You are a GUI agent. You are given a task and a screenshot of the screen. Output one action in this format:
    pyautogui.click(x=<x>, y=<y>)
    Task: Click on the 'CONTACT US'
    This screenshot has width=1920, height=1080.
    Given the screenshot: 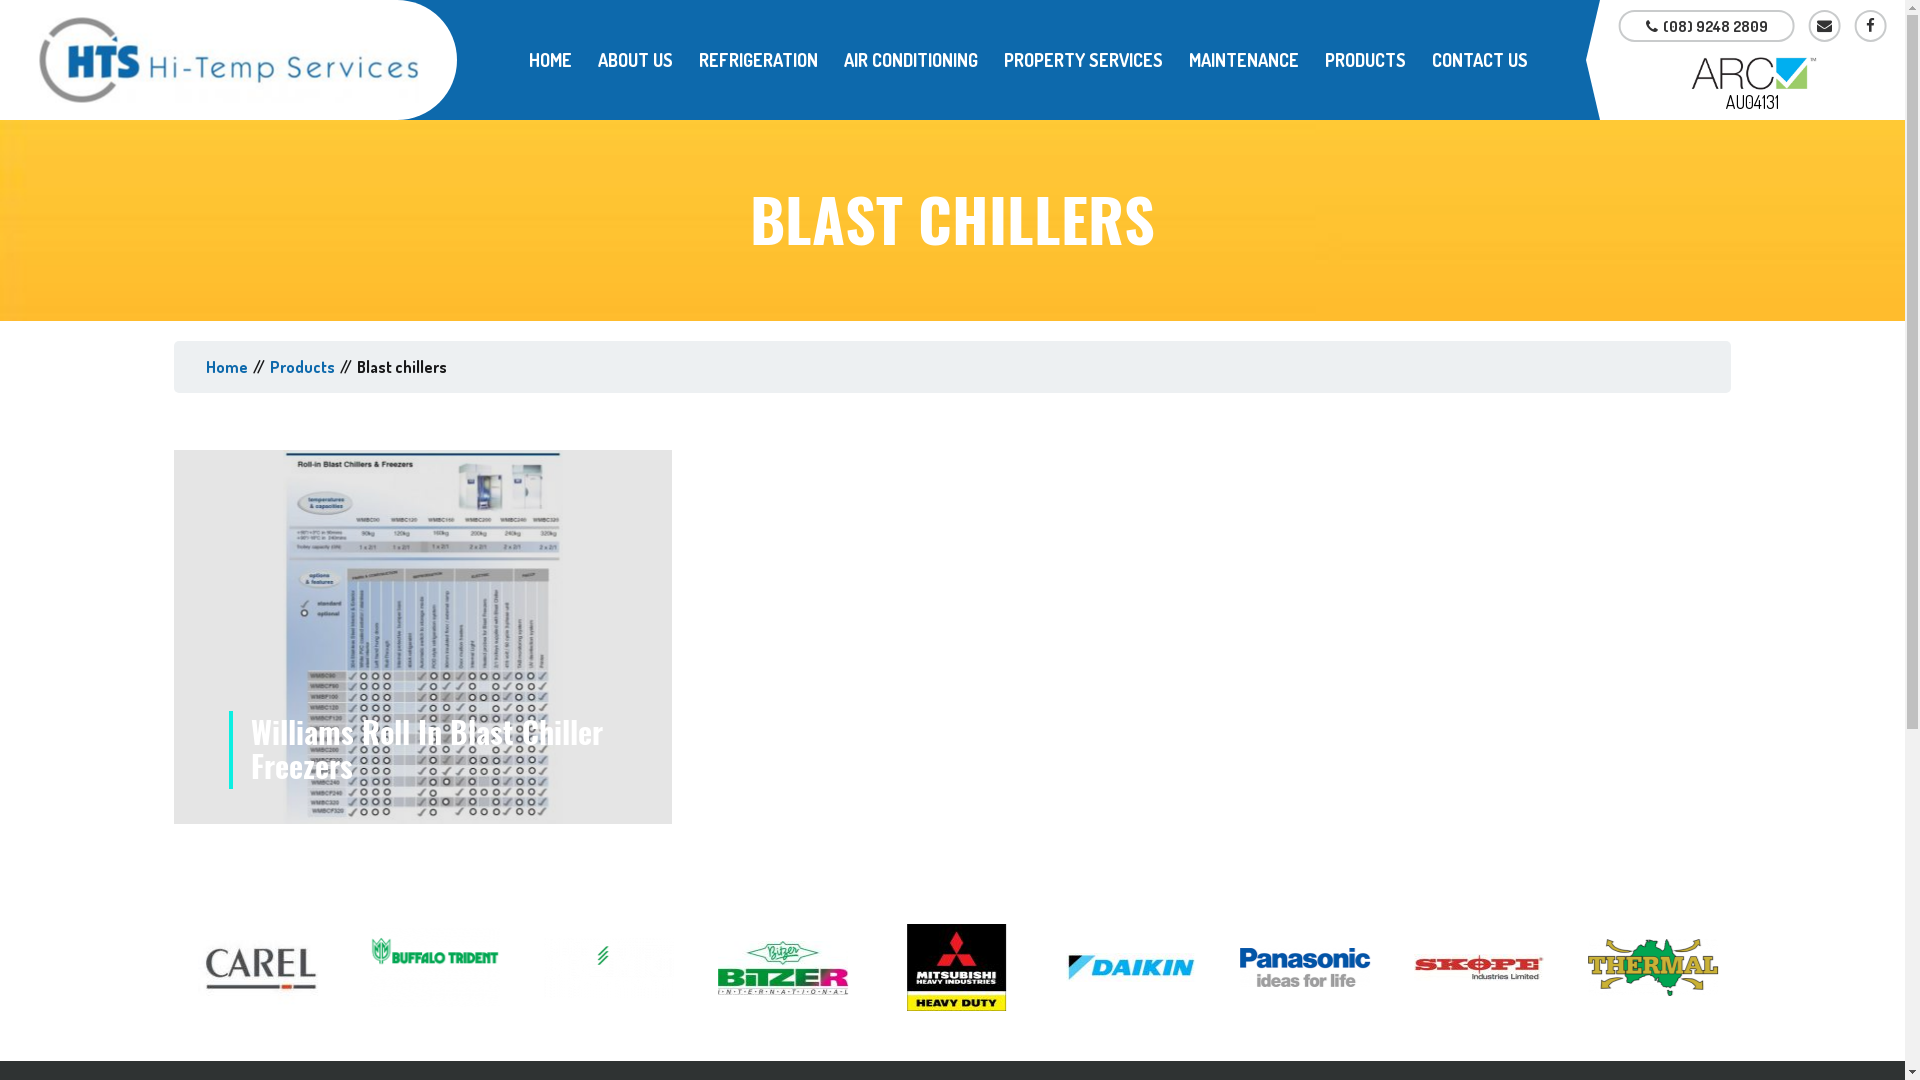 What is the action you would take?
    pyautogui.click(x=1479, y=59)
    